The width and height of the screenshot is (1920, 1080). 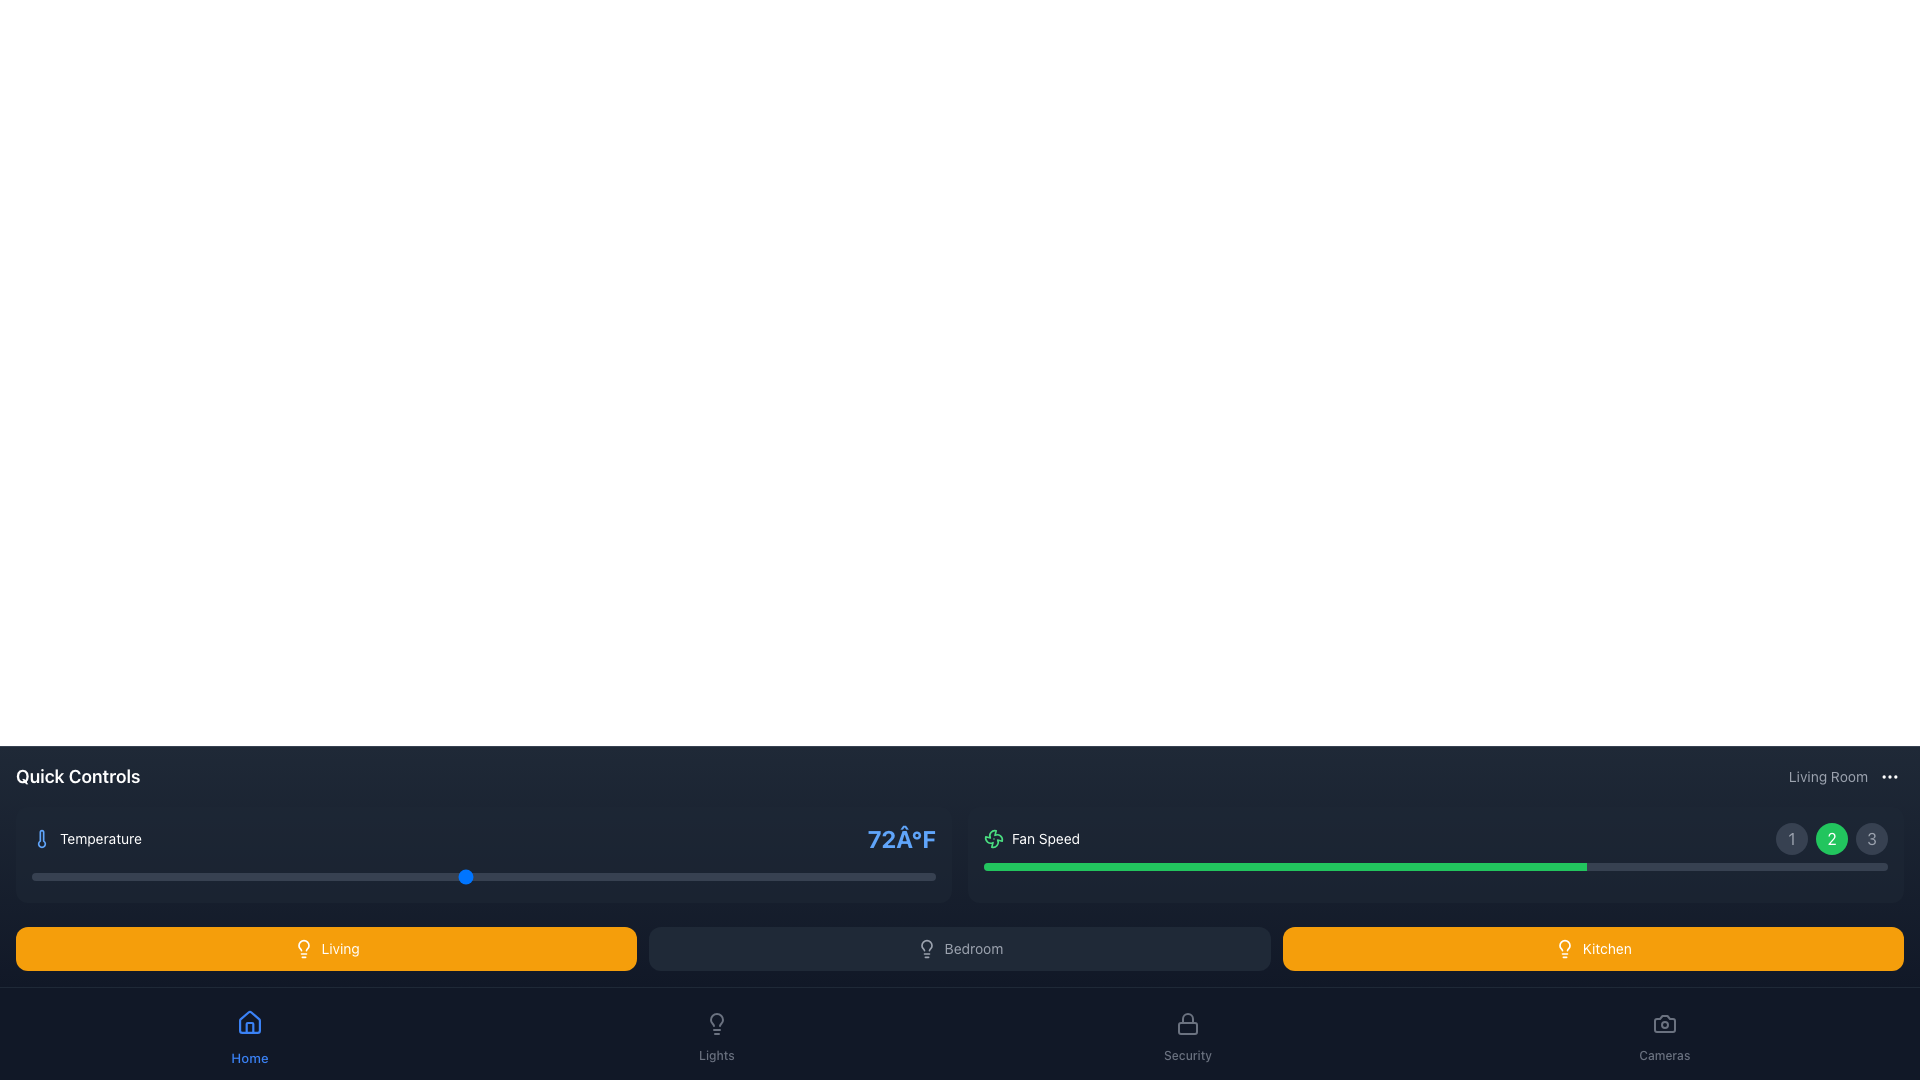 I want to click on the 'Cameras' icon located at the bottom-right of the interface, so click(x=1664, y=1023).